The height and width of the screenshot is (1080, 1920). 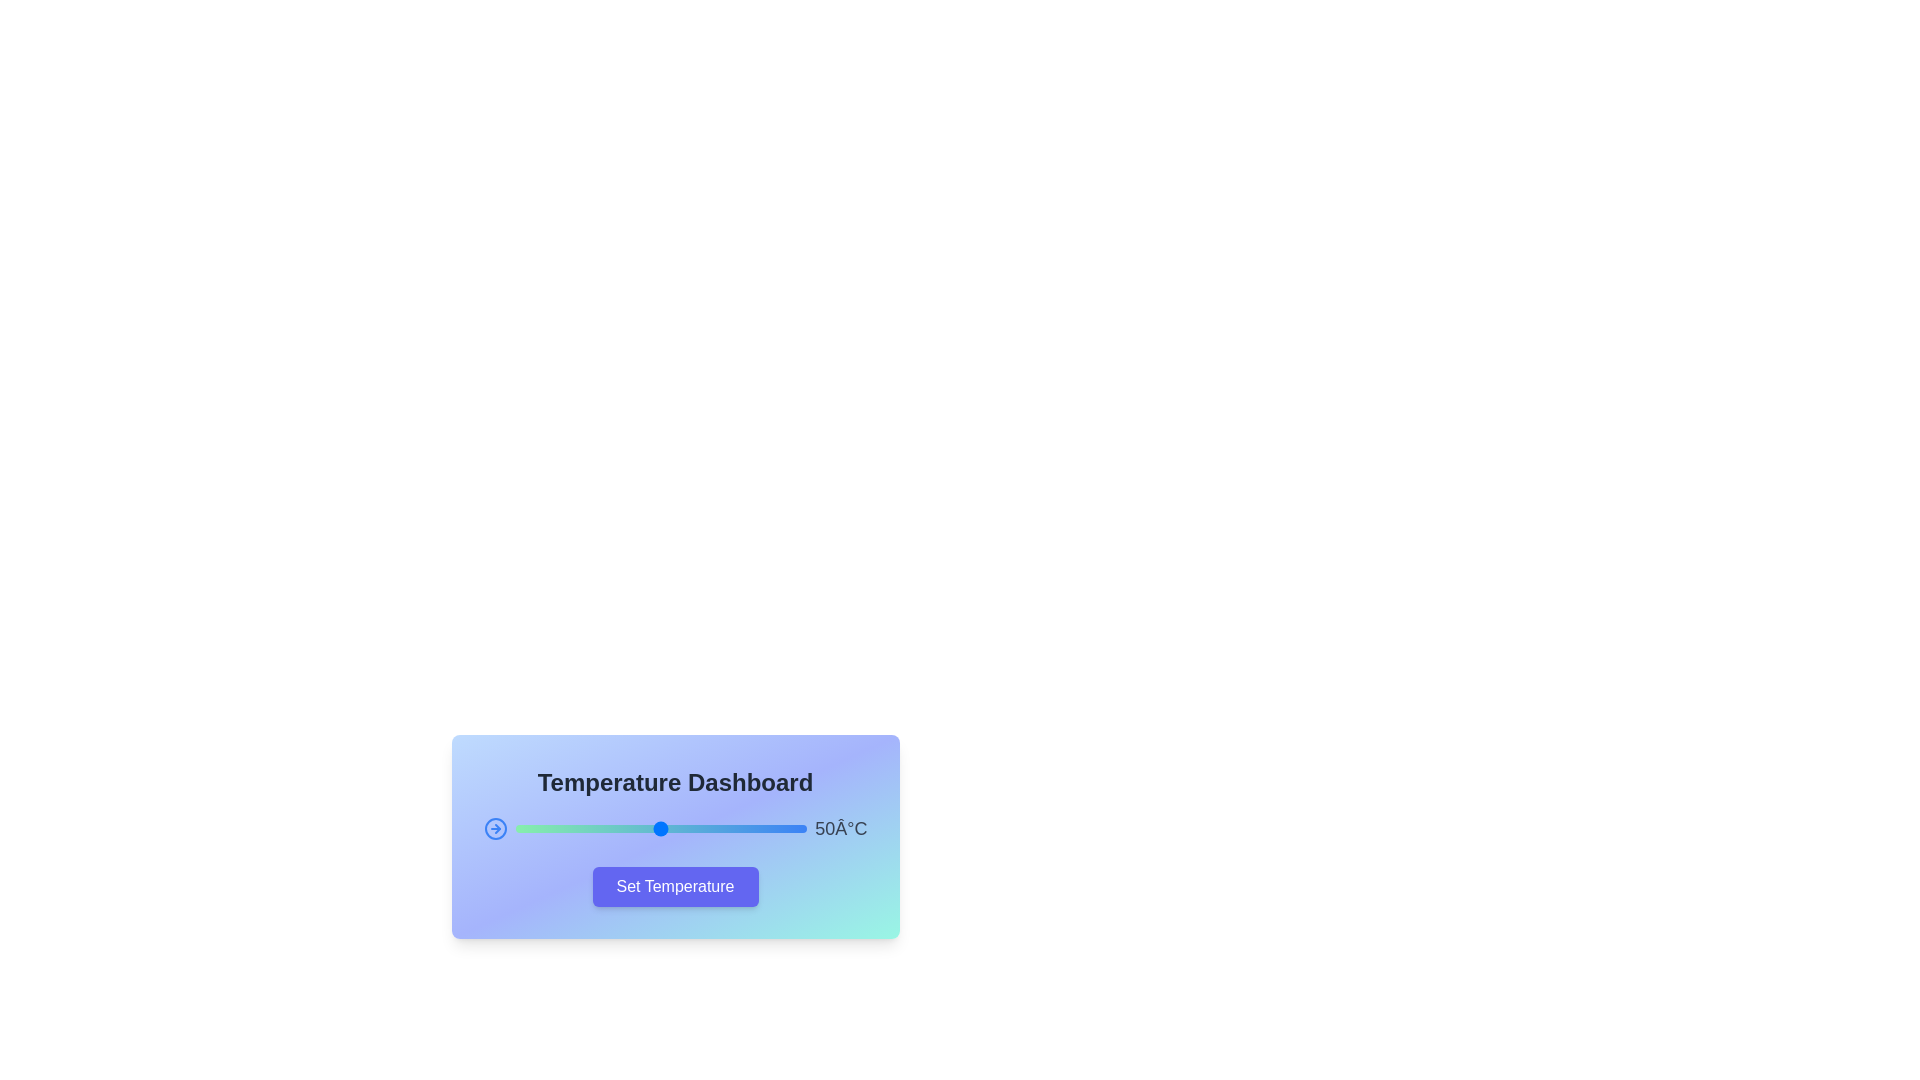 What do you see at coordinates (535, 829) in the screenshot?
I see `the slider to set the temperature to 7°C` at bounding box center [535, 829].